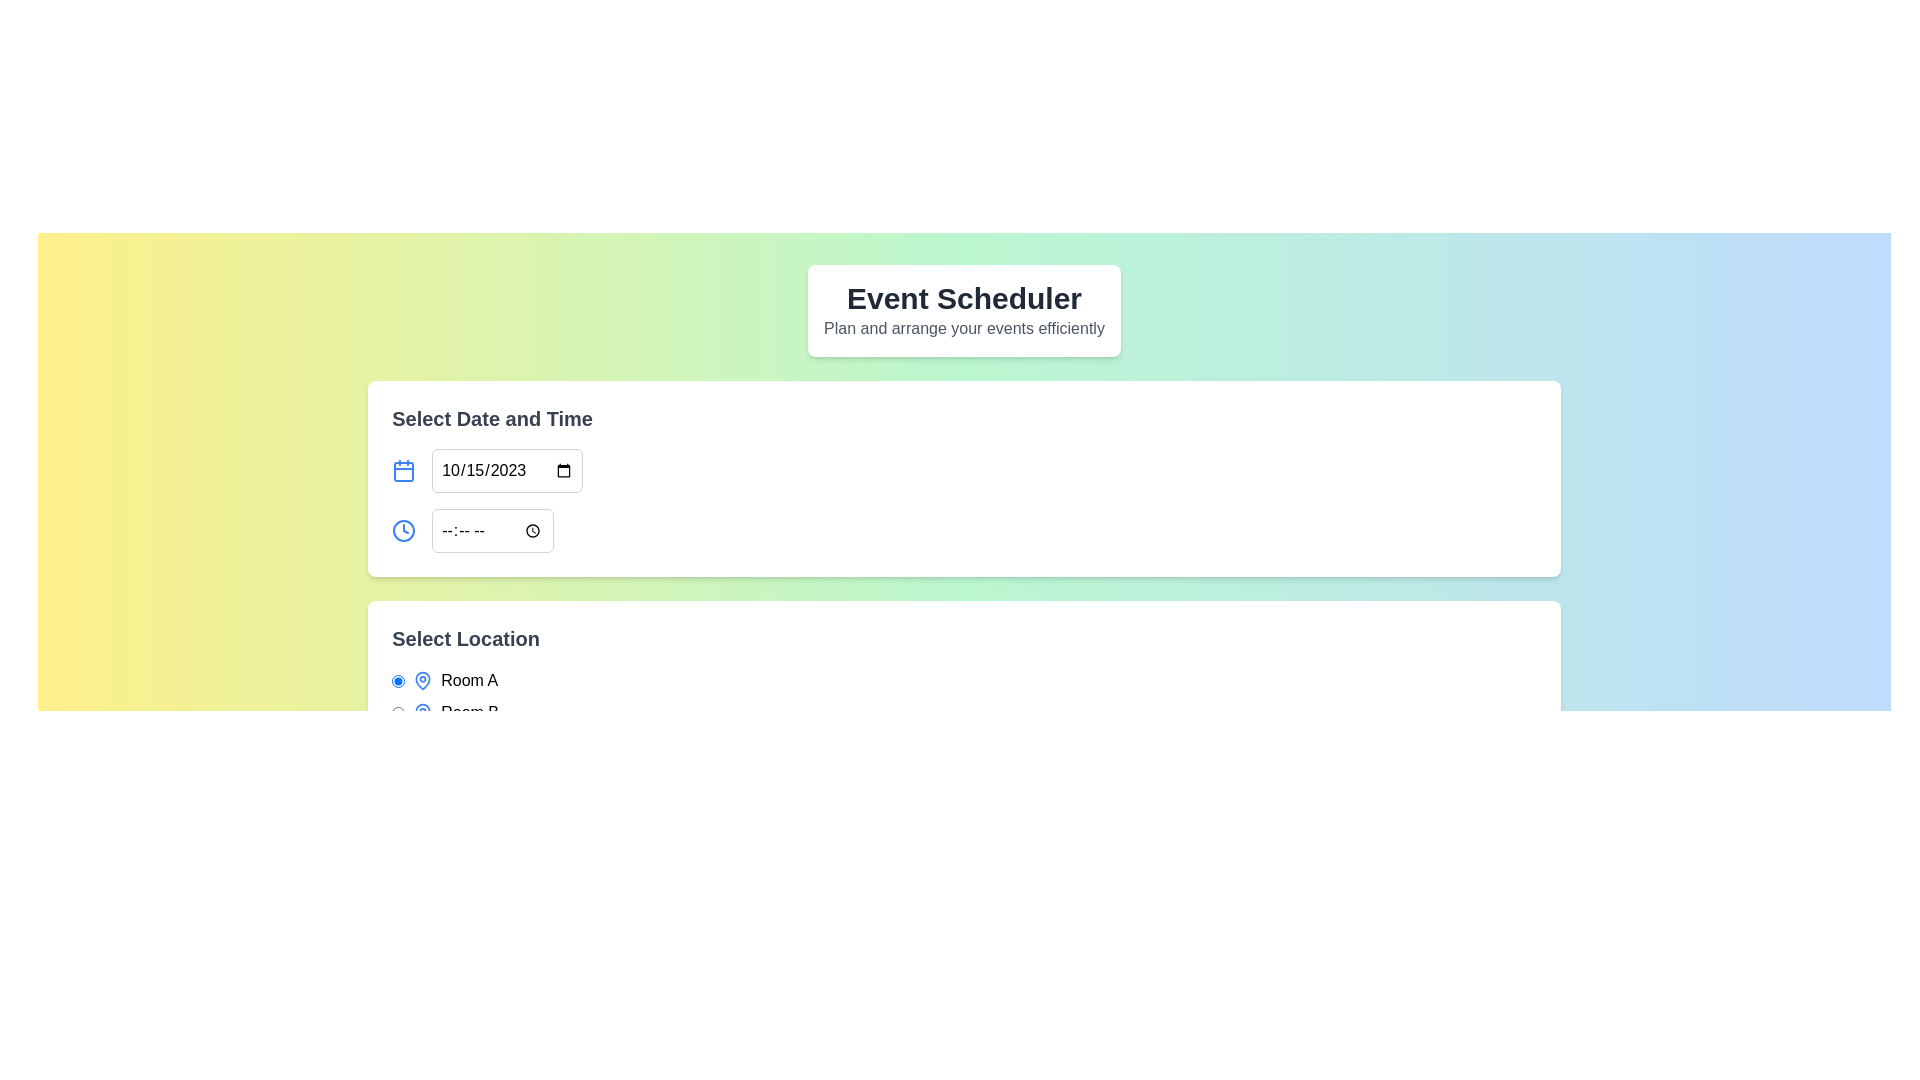 This screenshot has width=1920, height=1080. Describe the element at coordinates (469, 712) in the screenshot. I see `the text label displaying 'Room B', which is positioned to the far-right side of the grouping that includes a radio button and an icon` at that location.